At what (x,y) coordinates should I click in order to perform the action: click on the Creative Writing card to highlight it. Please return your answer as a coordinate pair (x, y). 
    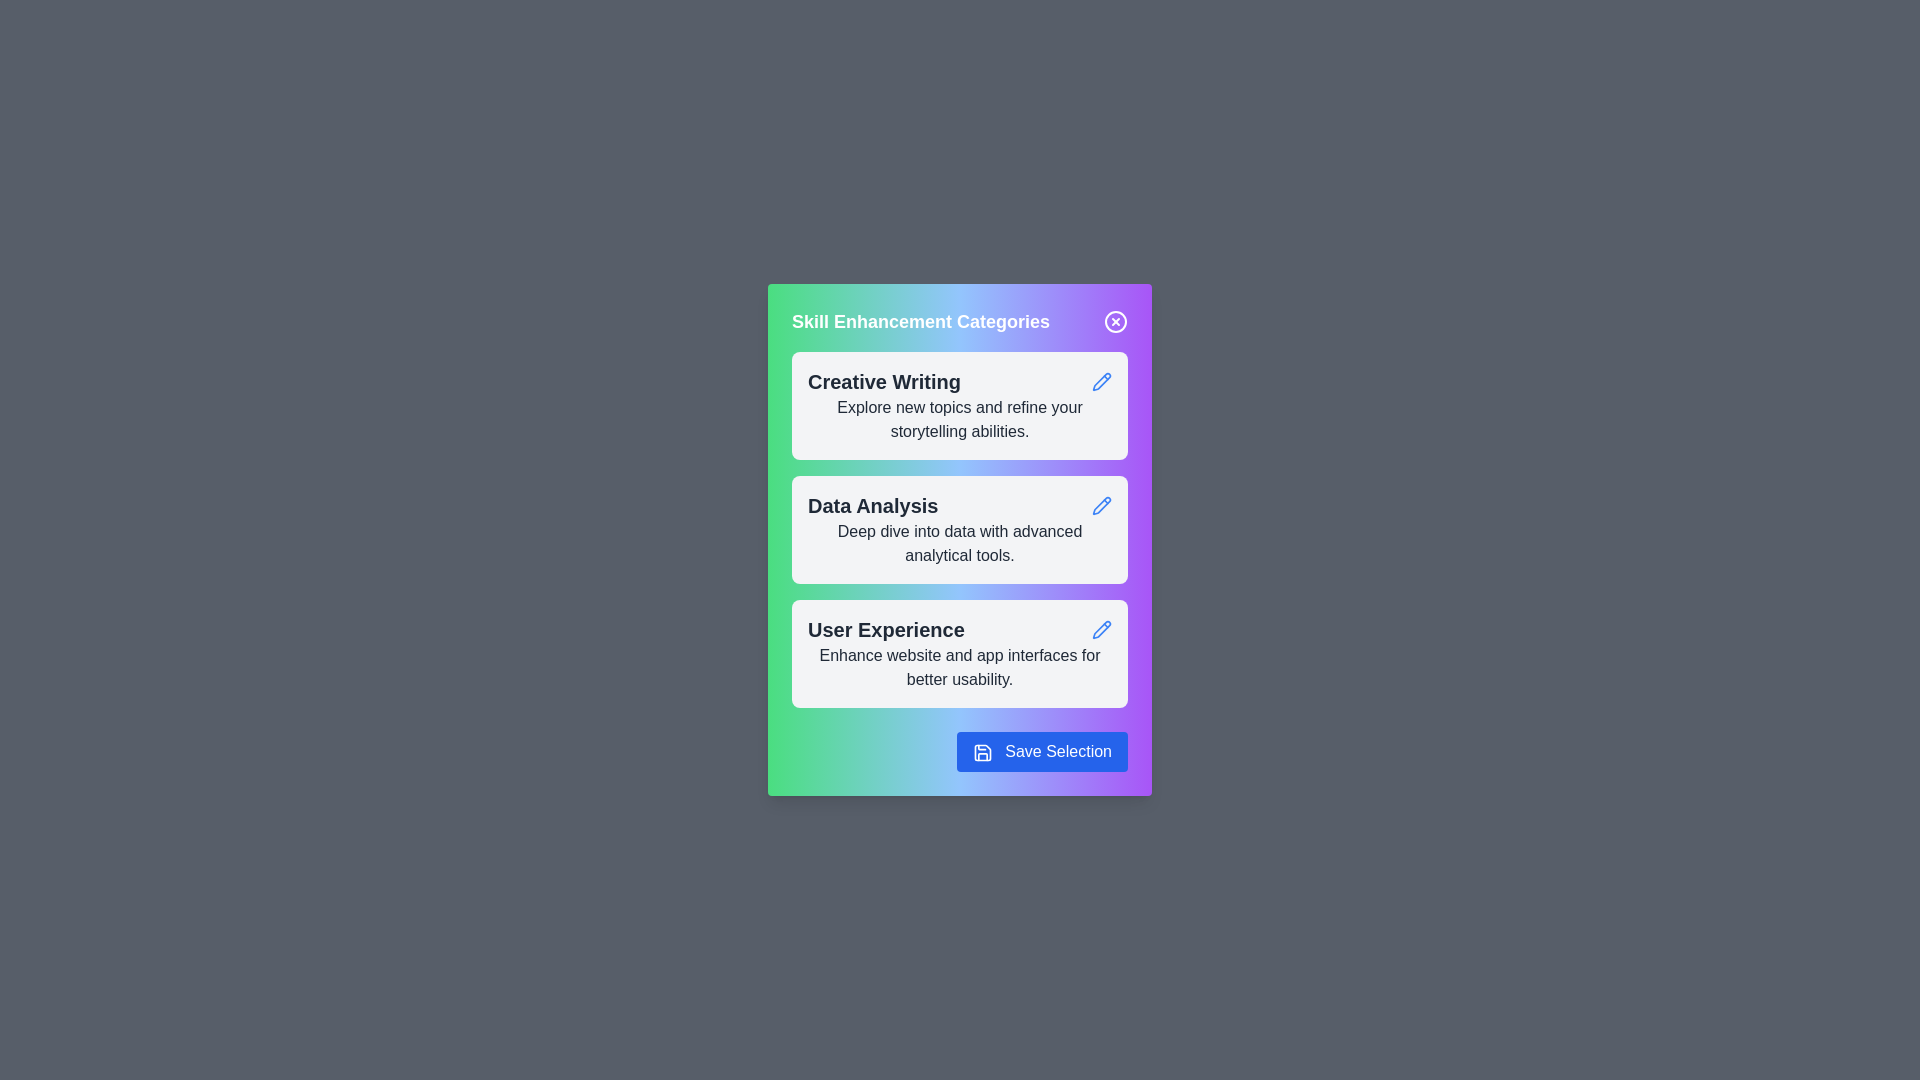
    Looking at the image, I should click on (960, 405).